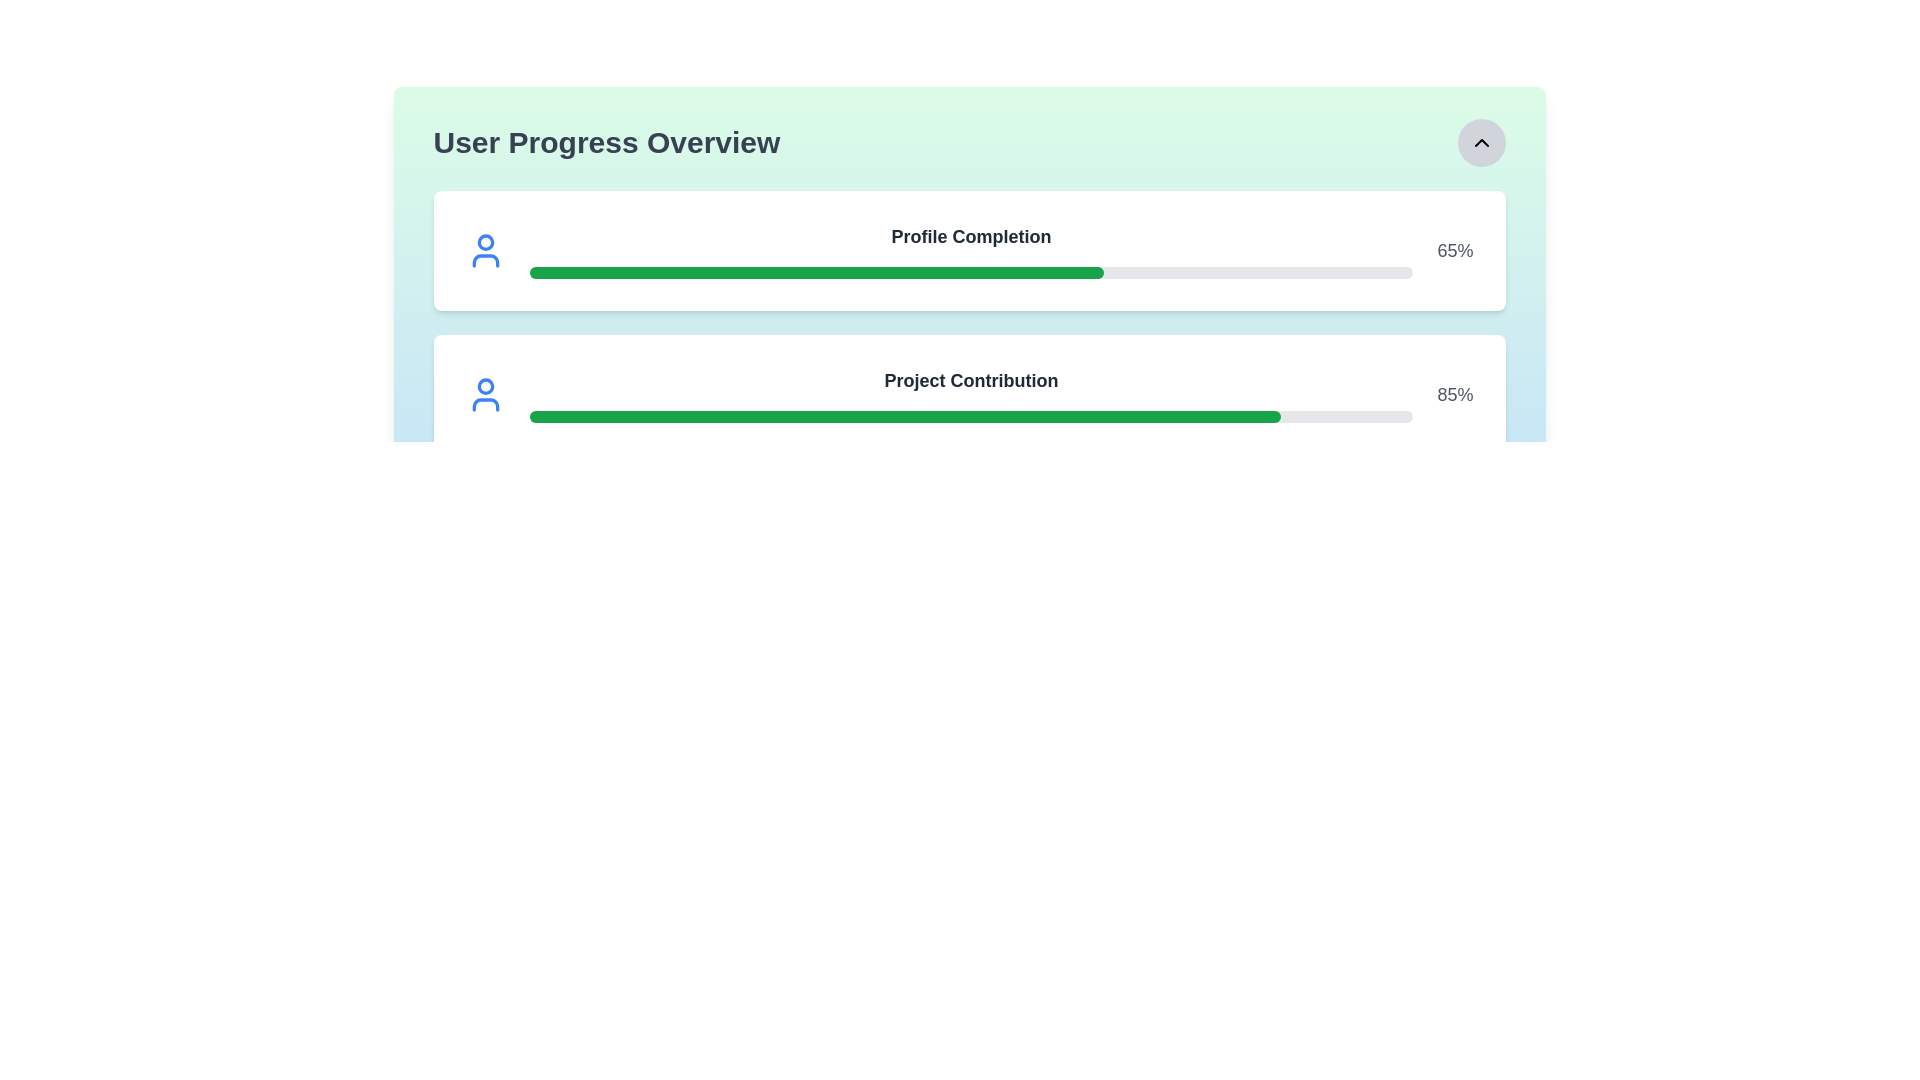  I want to click on the Progress bar that visually represents 85% completion, positioned underneath the 'Project Contribution' heading, so click(904, 415).